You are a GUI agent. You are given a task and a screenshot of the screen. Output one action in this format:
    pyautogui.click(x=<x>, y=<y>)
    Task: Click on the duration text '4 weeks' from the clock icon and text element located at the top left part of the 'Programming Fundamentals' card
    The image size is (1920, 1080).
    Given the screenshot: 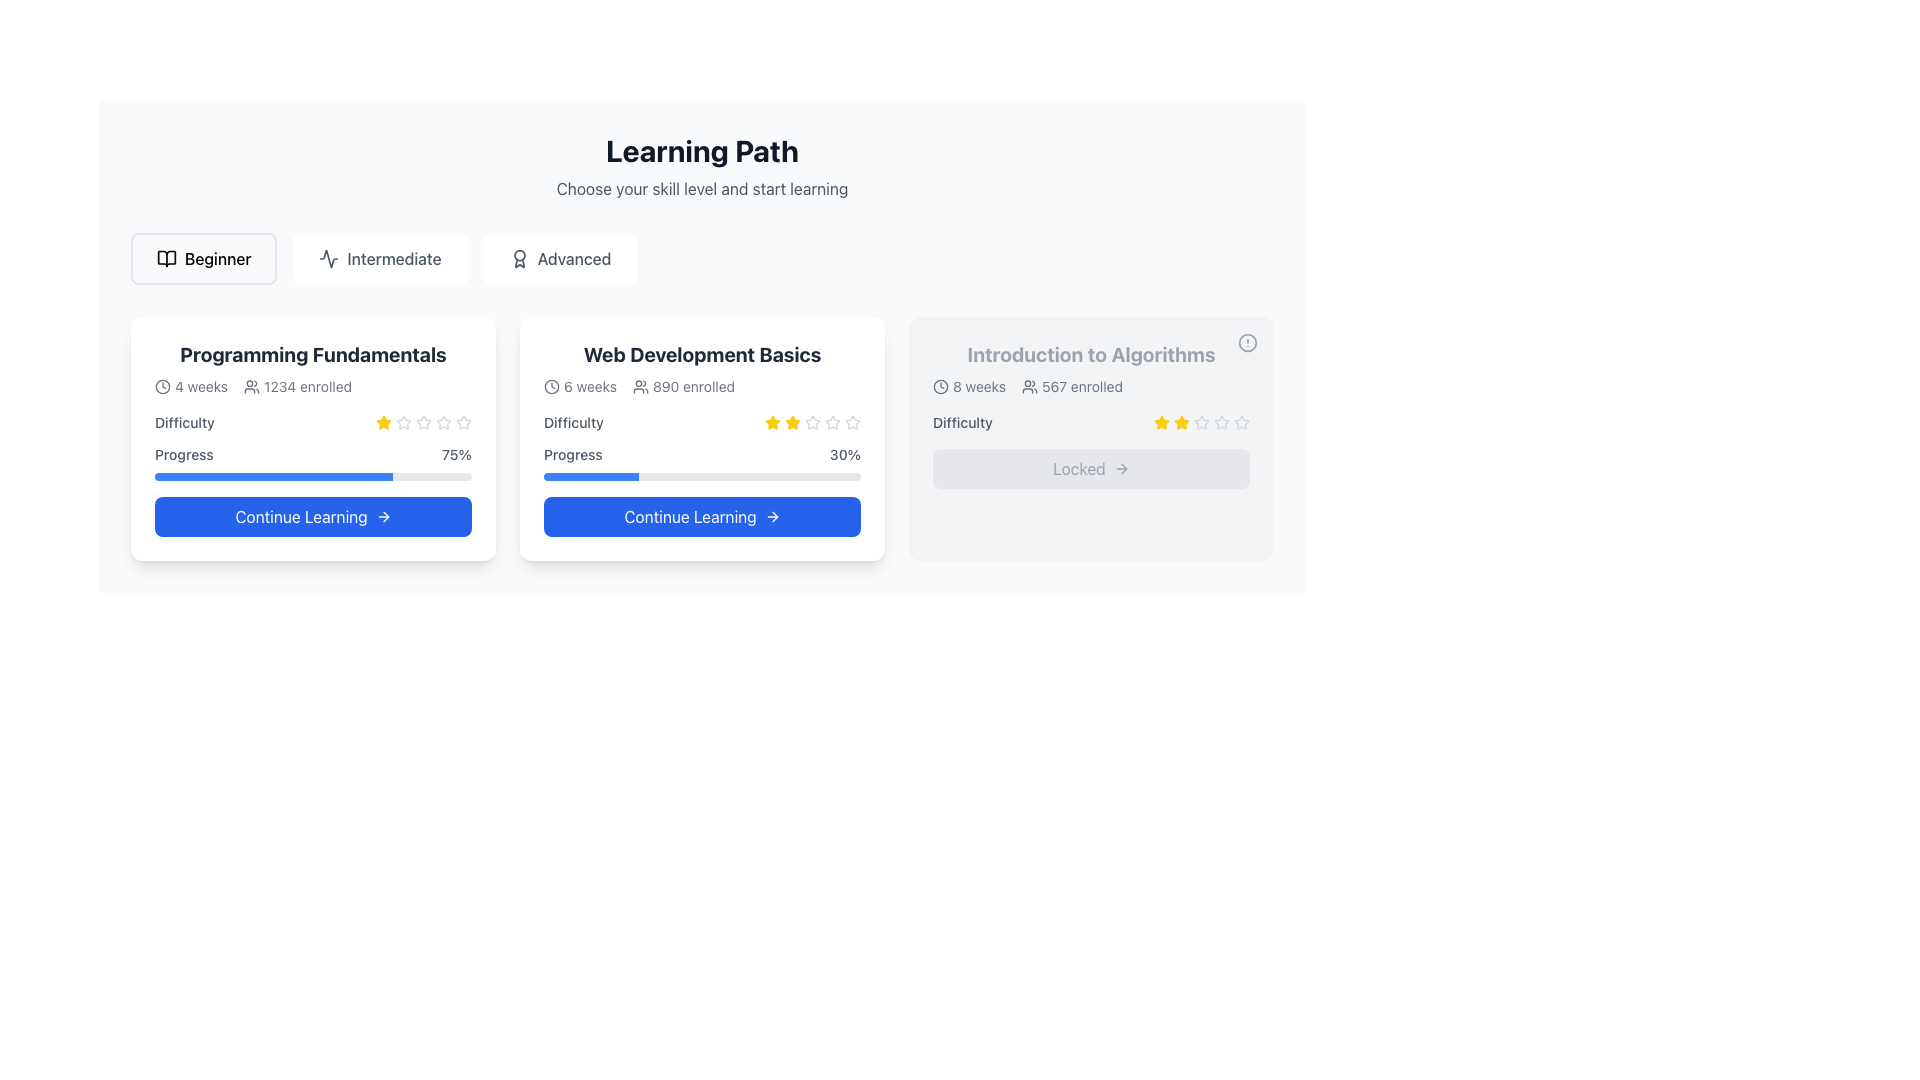 What is the action you would take?
    pyautogui.click(x=191, y=386)
    